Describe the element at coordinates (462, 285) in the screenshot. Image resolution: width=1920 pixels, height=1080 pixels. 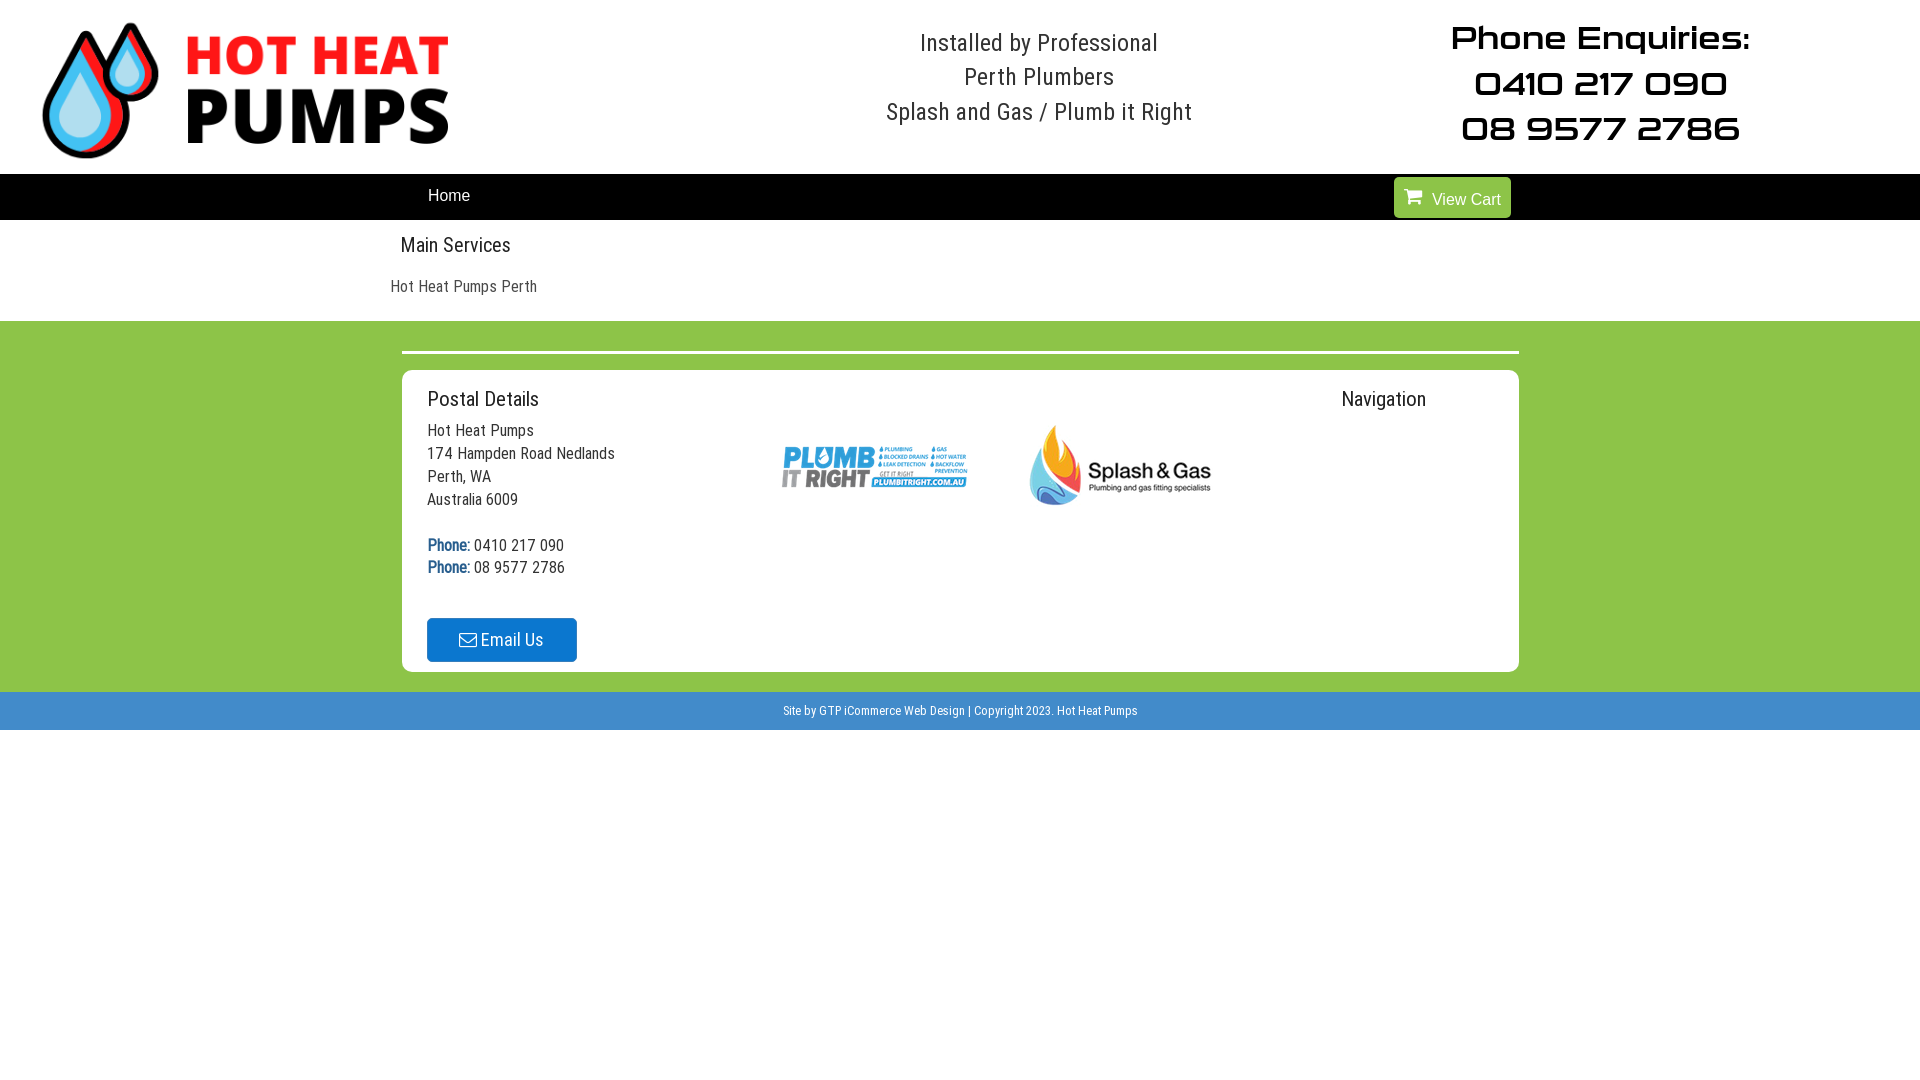
I see `'Hot Heat Pumps Perth'` at that location.